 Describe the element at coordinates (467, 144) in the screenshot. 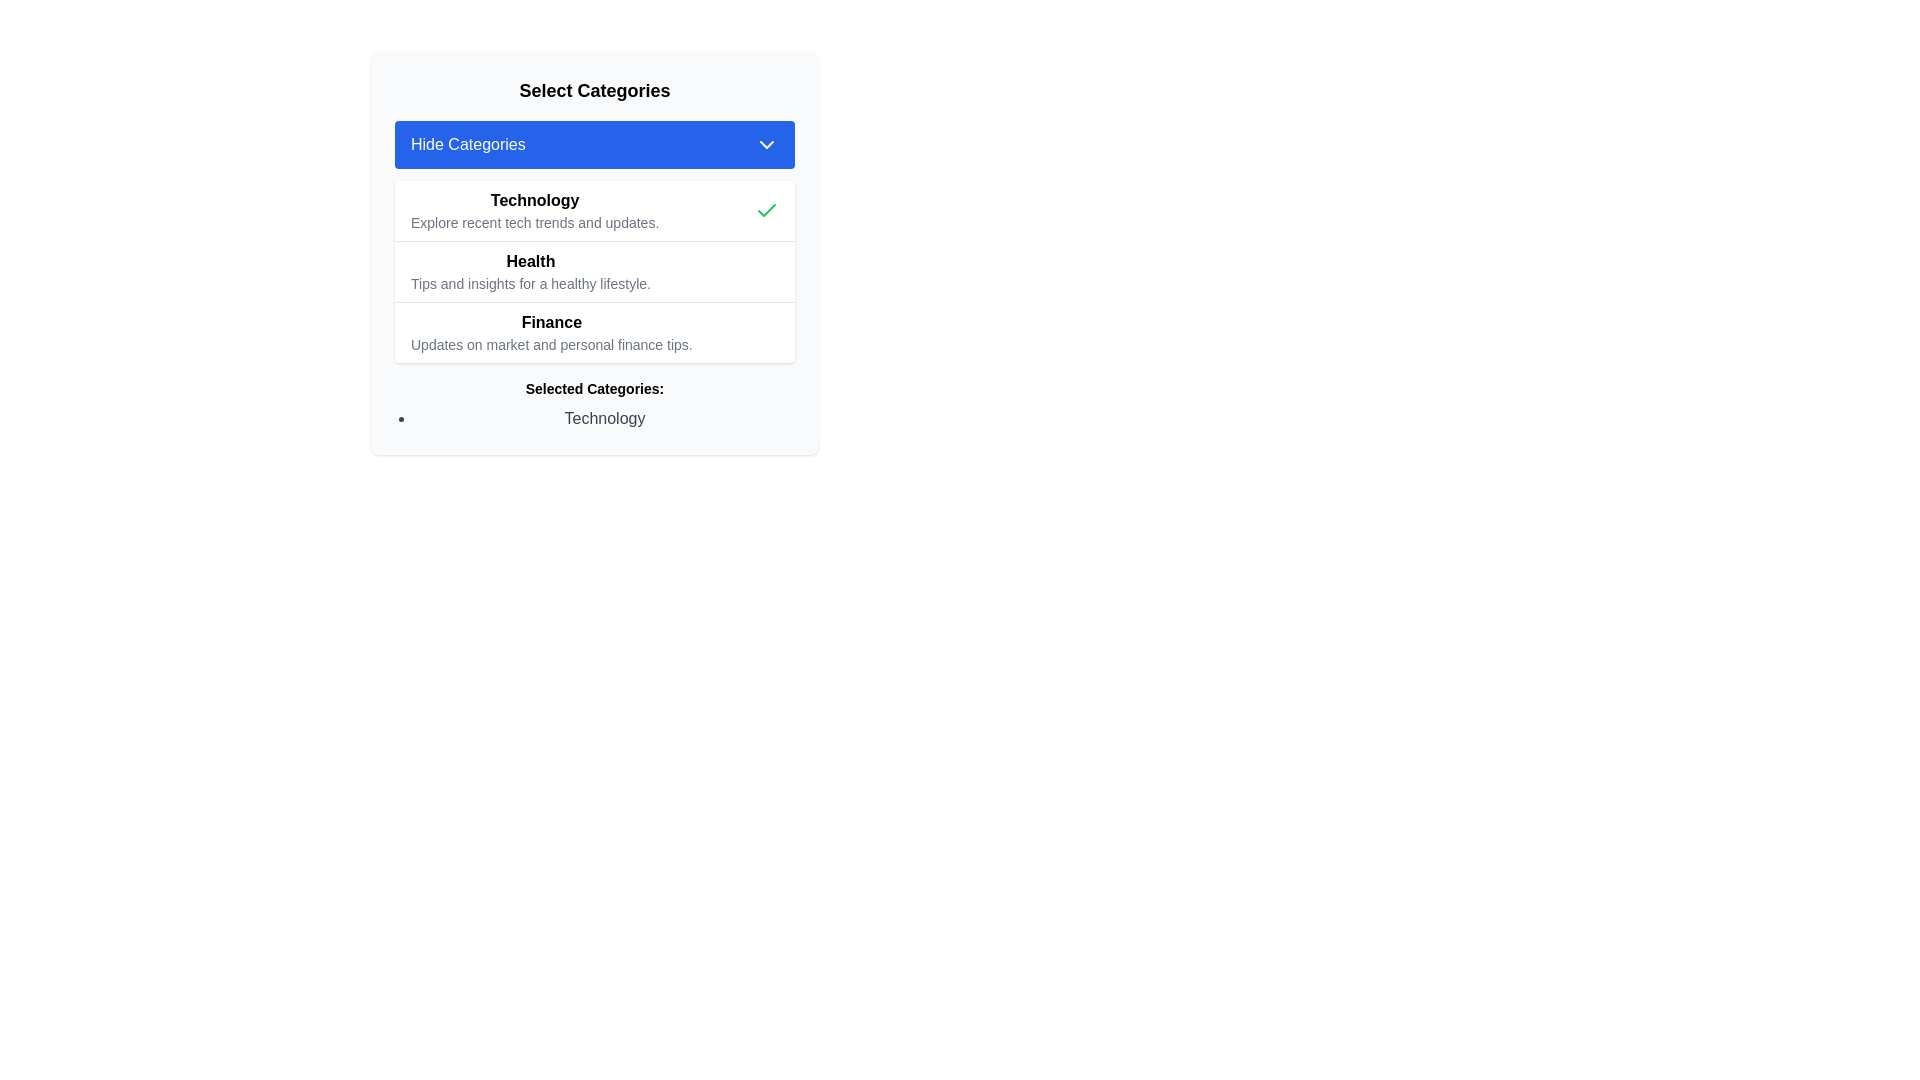

I see `information displayed on the 'Hide Categories' text label, which is bold and white on a blue button-like background` at that location.